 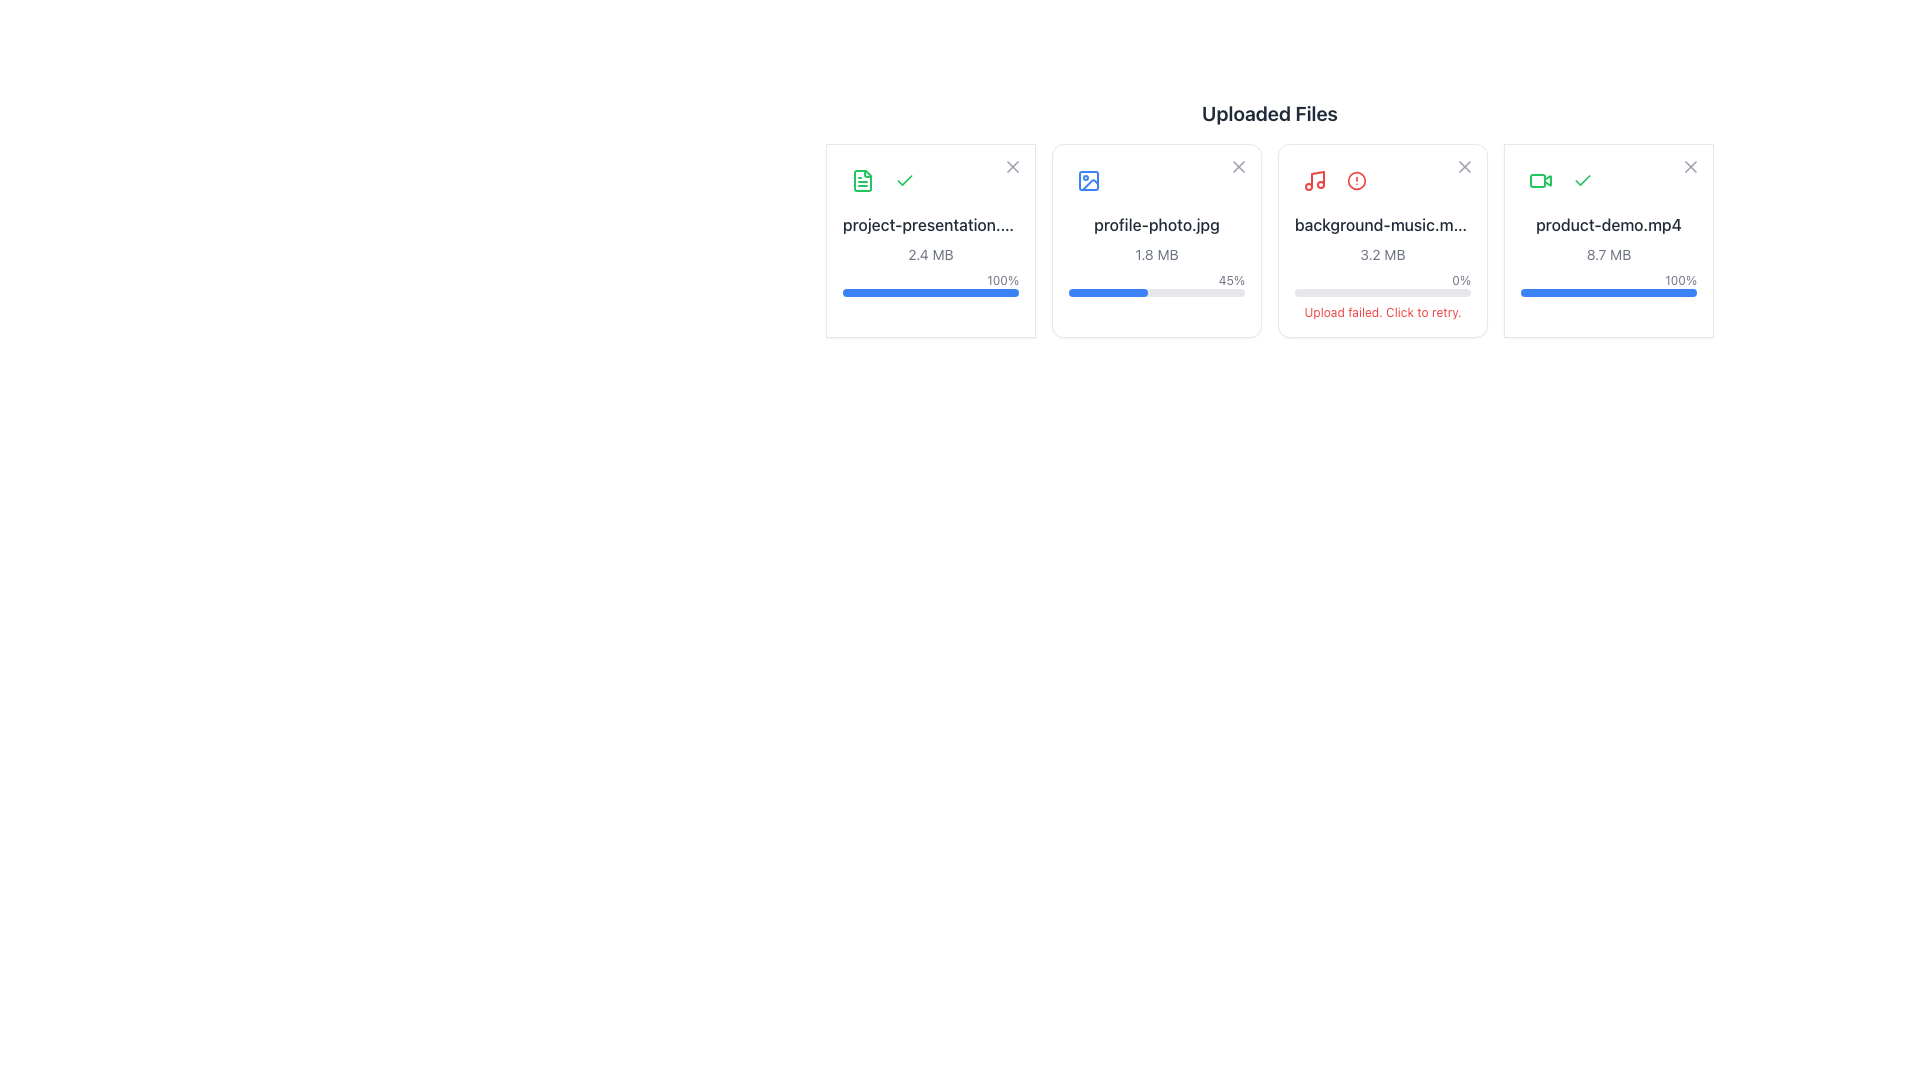 What do you see at coordinates (1608, 285) in the screenshot?
I see `the file title associated with the progress bar showing '100%' completion` at bounding box center [1608, 285].